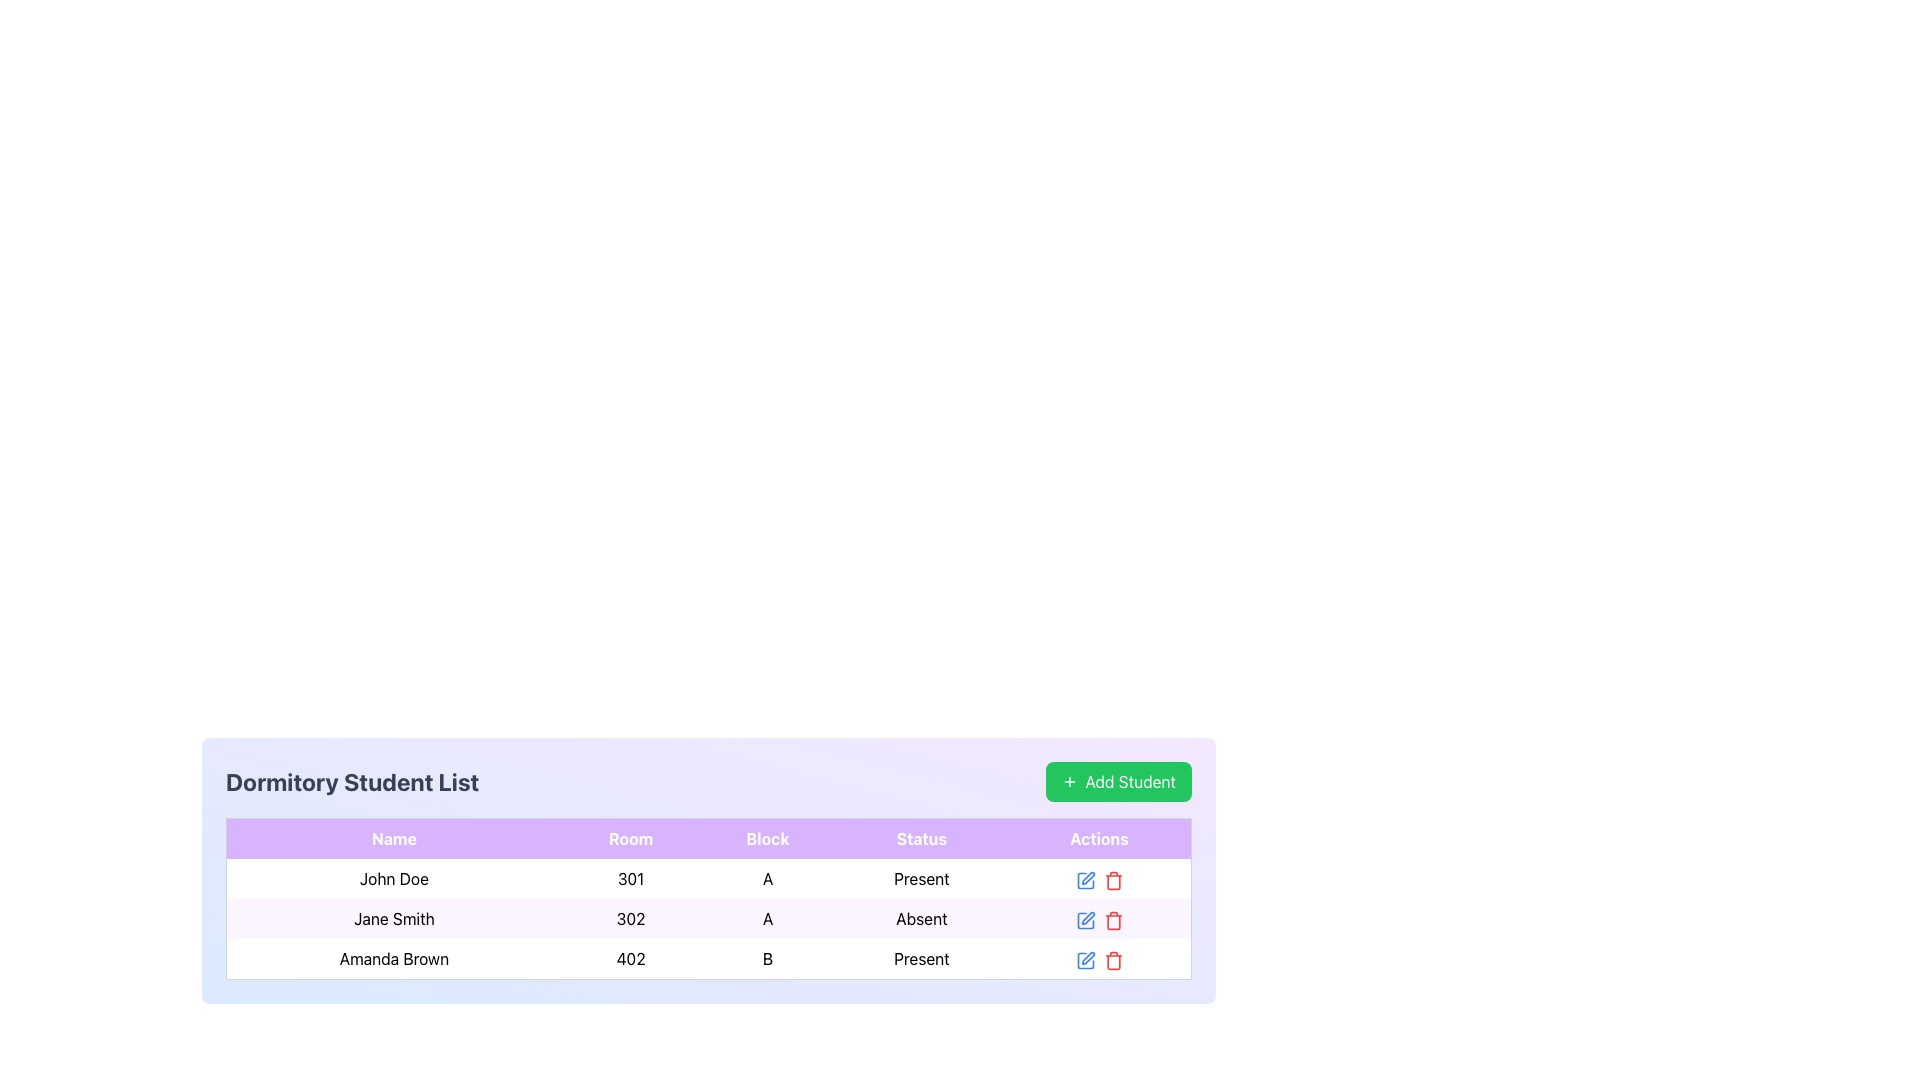  What do you see at coordinates (630, 958) in the screenshot?
I see `the Text Label displaying the room number in the dormitory student list, located in the third row of the table between 'Name: Amanda Brown' and 'Block: B'` at bounding box center [630, 958].